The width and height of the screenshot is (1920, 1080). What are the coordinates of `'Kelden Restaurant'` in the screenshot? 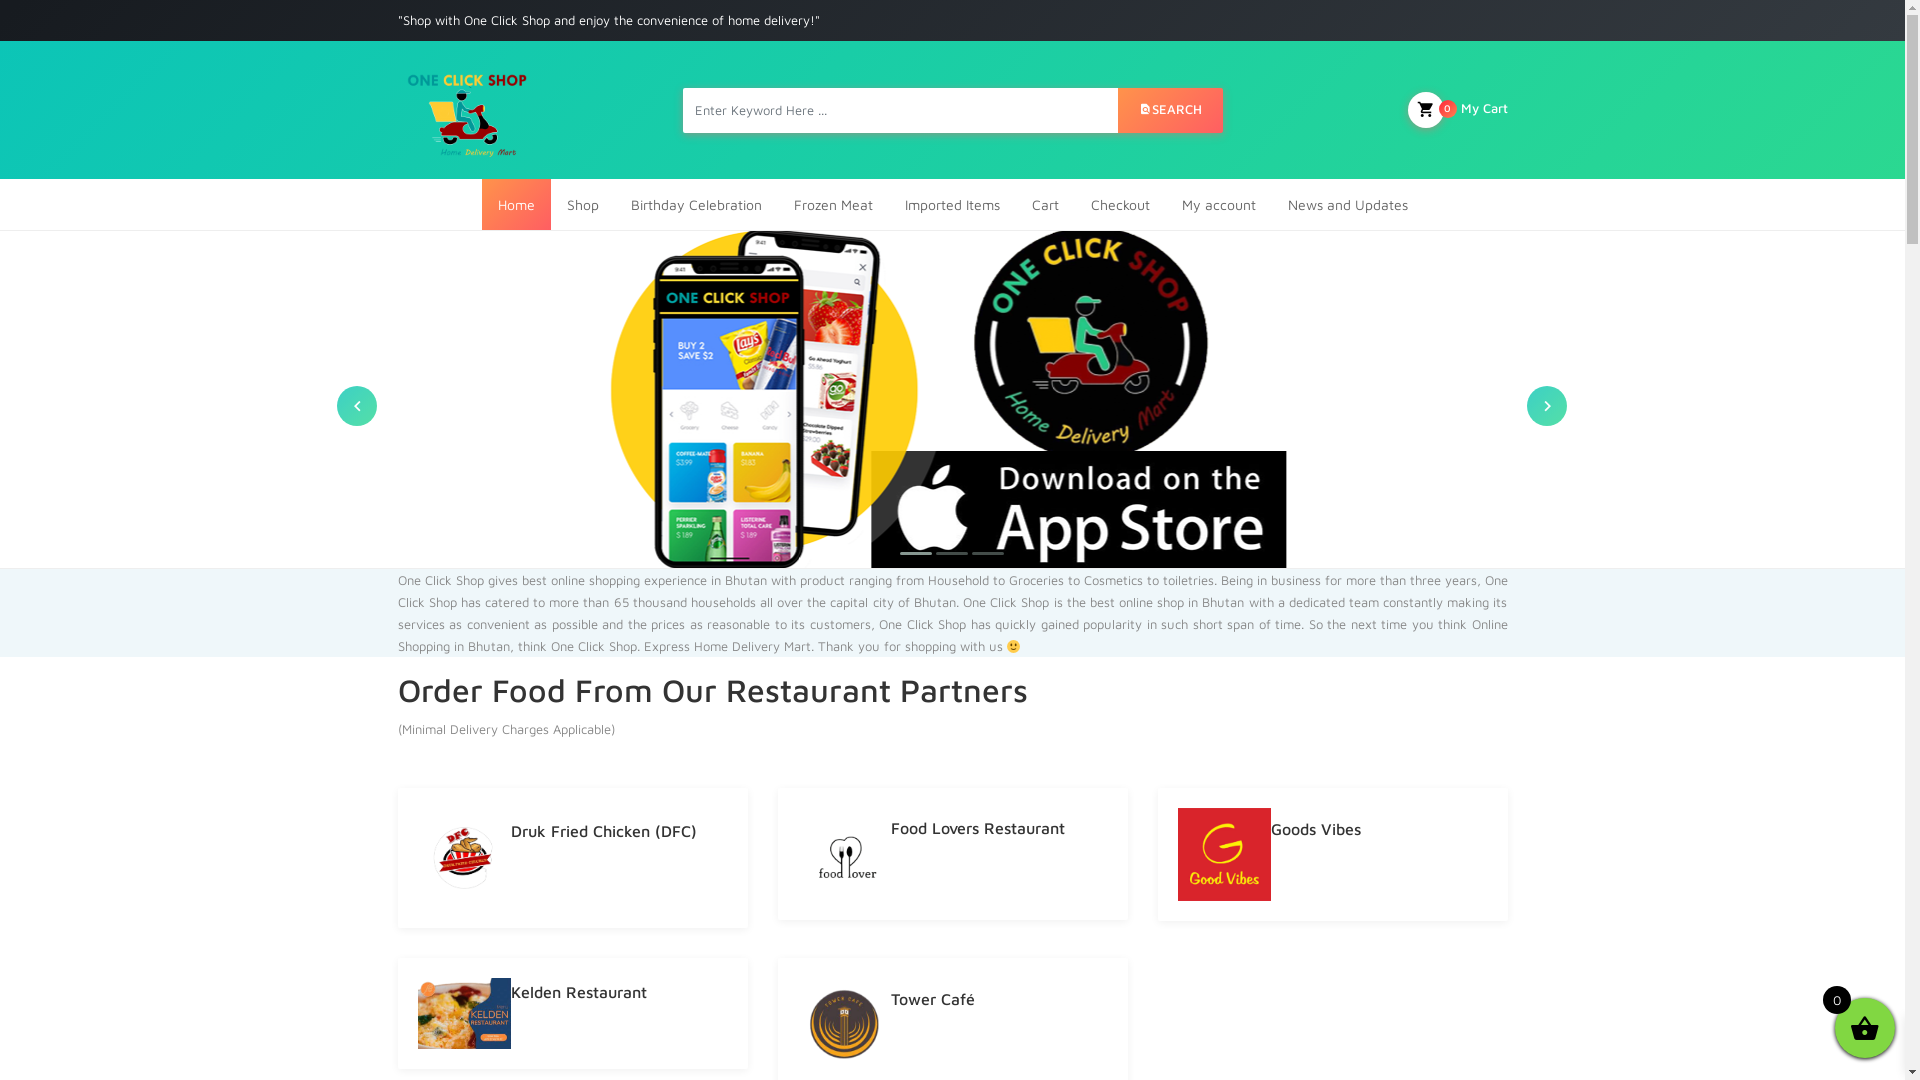 It's located at (576, 996).